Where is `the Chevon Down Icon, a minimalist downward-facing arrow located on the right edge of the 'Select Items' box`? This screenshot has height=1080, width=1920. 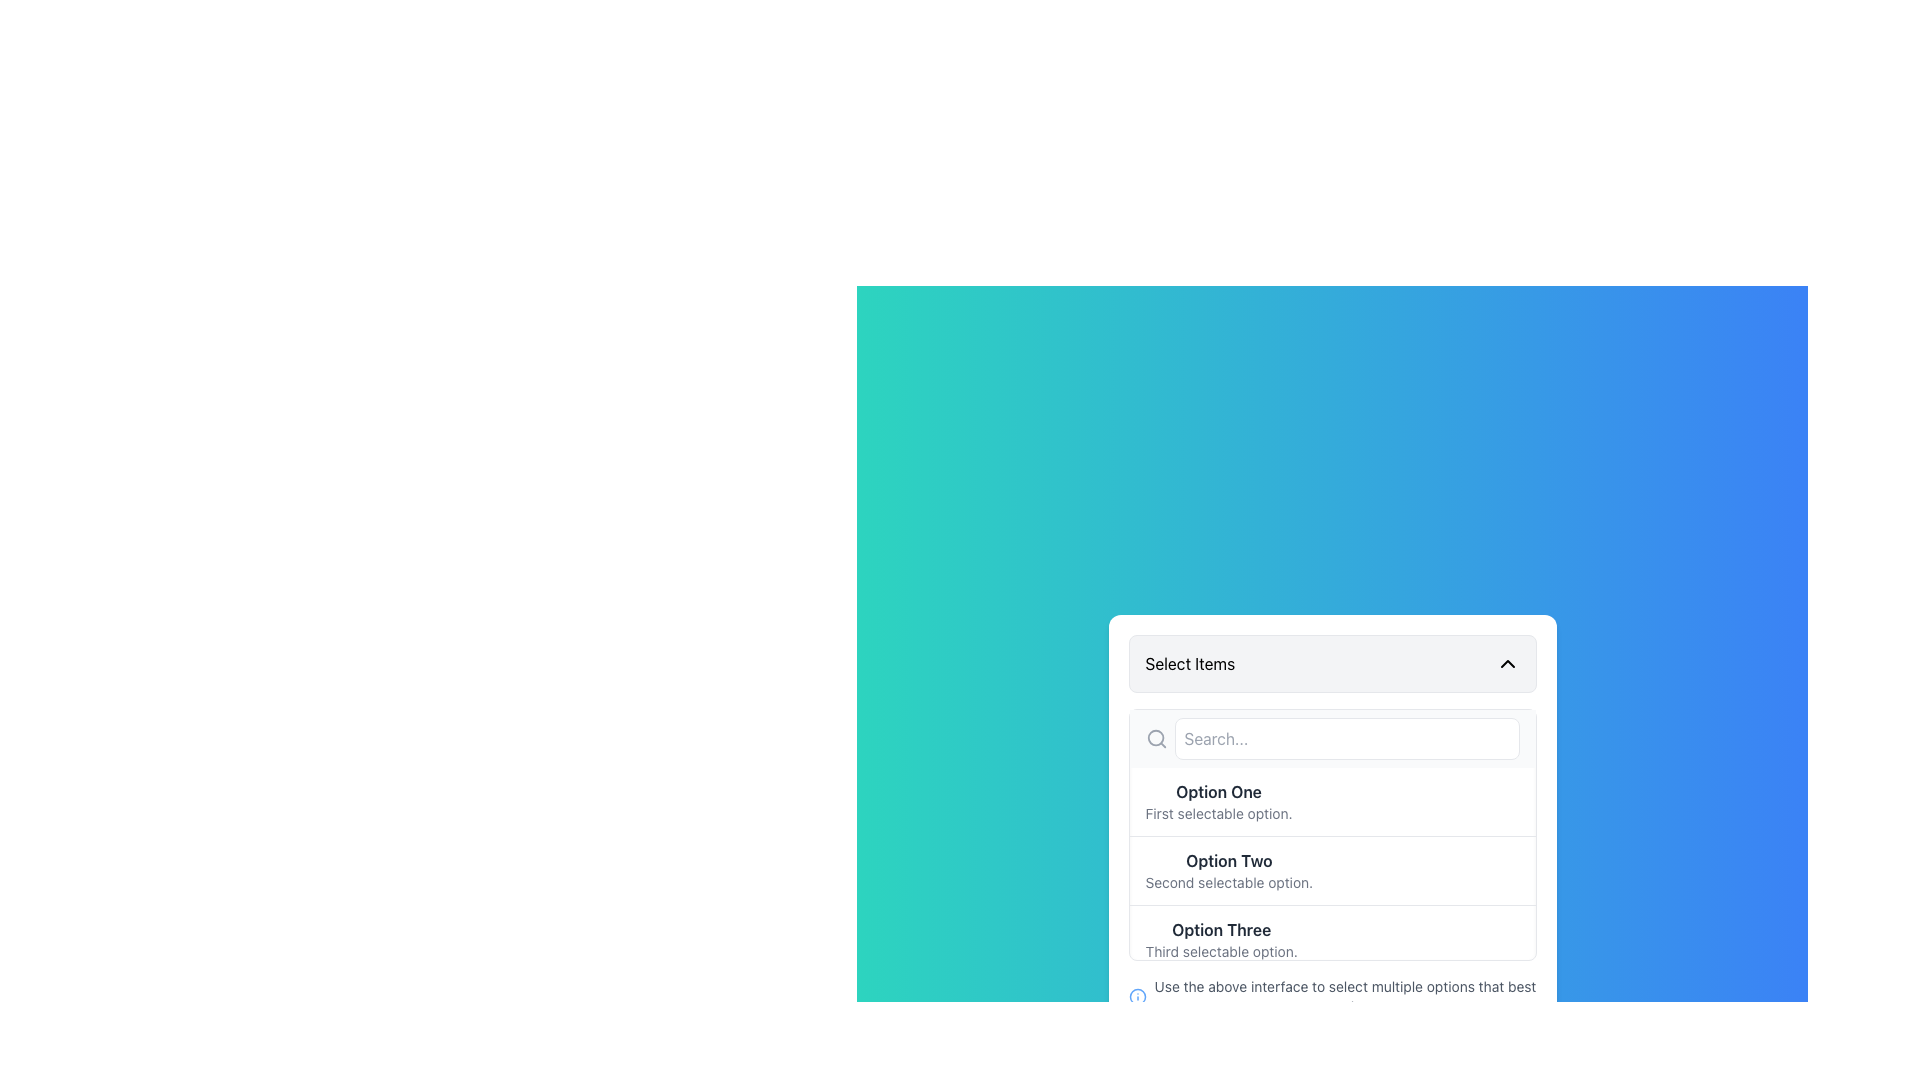 the Chevon Down Icon, a minimalist downward-facing arrow located on the right edge of the 'Select Items' box is located at coordinates (1507, 663).